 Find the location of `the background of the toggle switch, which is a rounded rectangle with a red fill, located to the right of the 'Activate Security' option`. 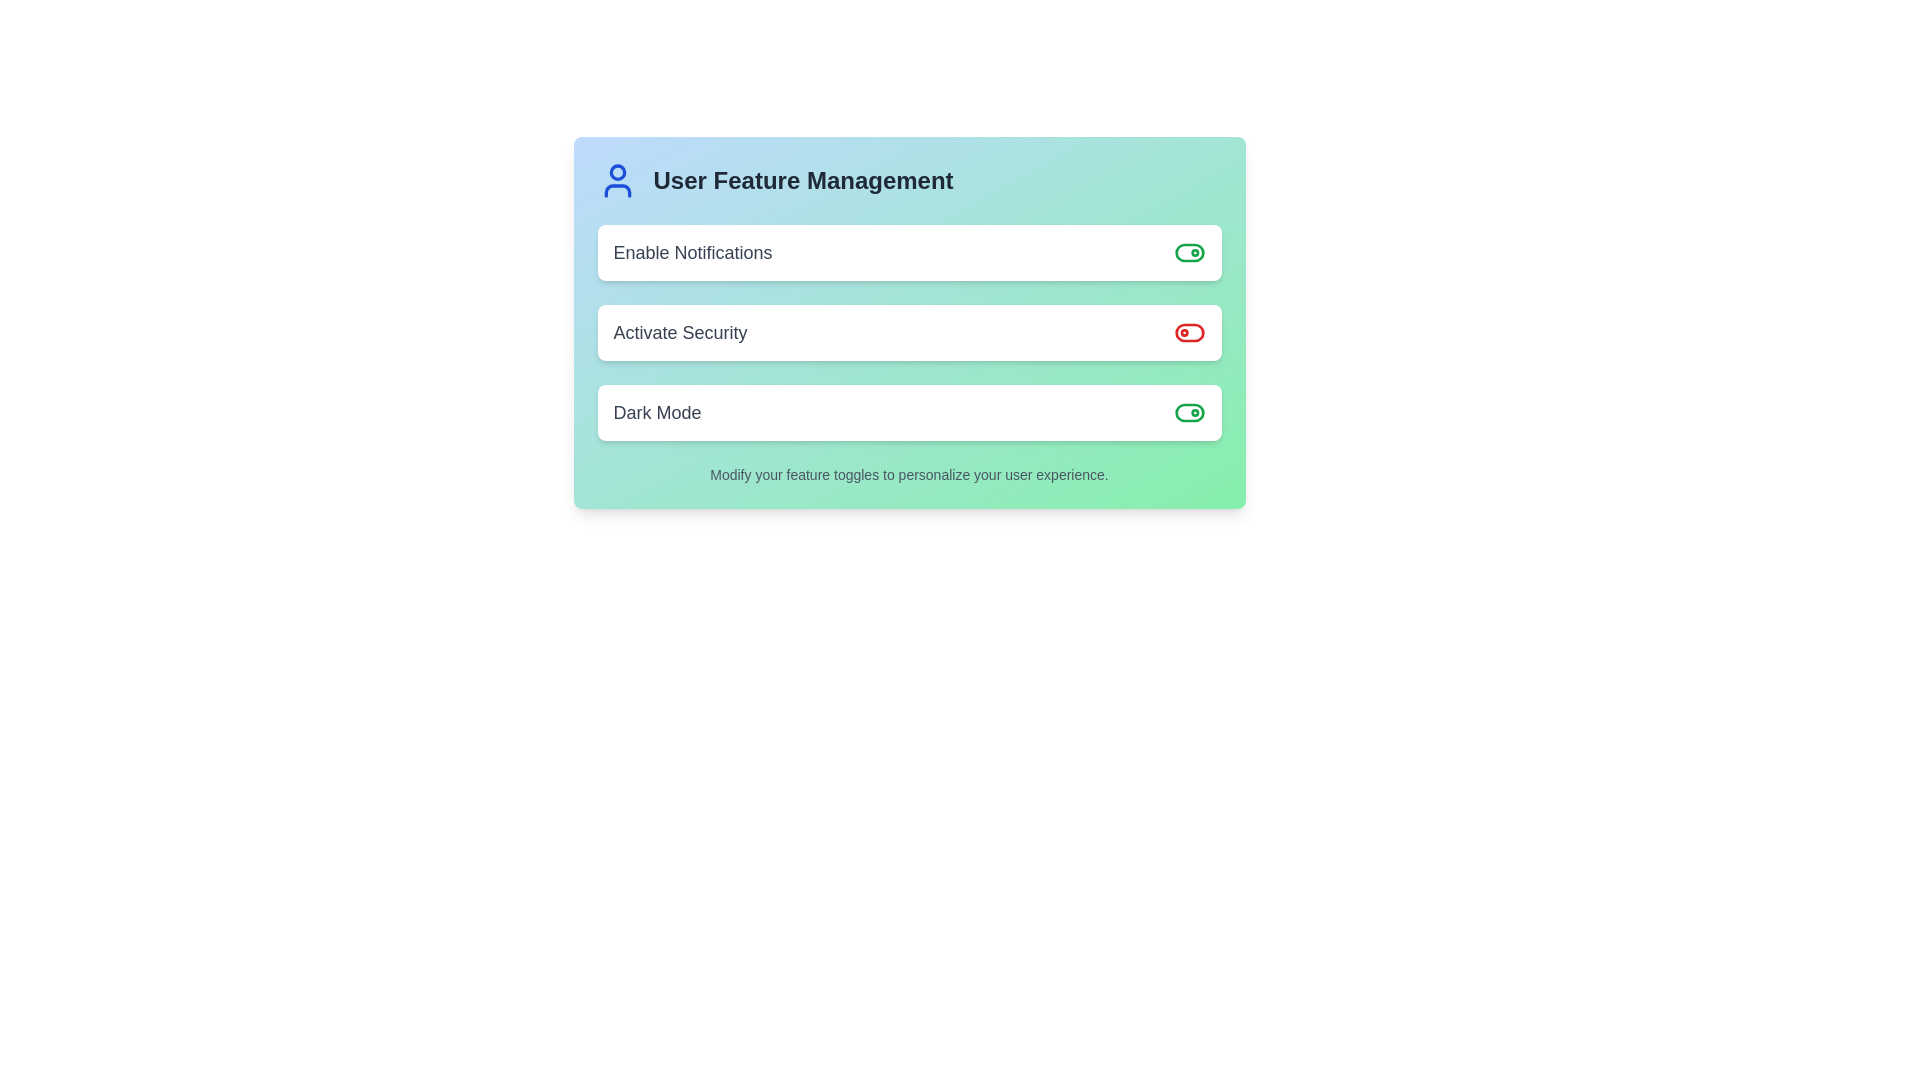

the background of the toggle switch, which is a rounded rectangle with a red fill, located to the right of the 'Activate Security' option is located at coordinates (1189, 331).